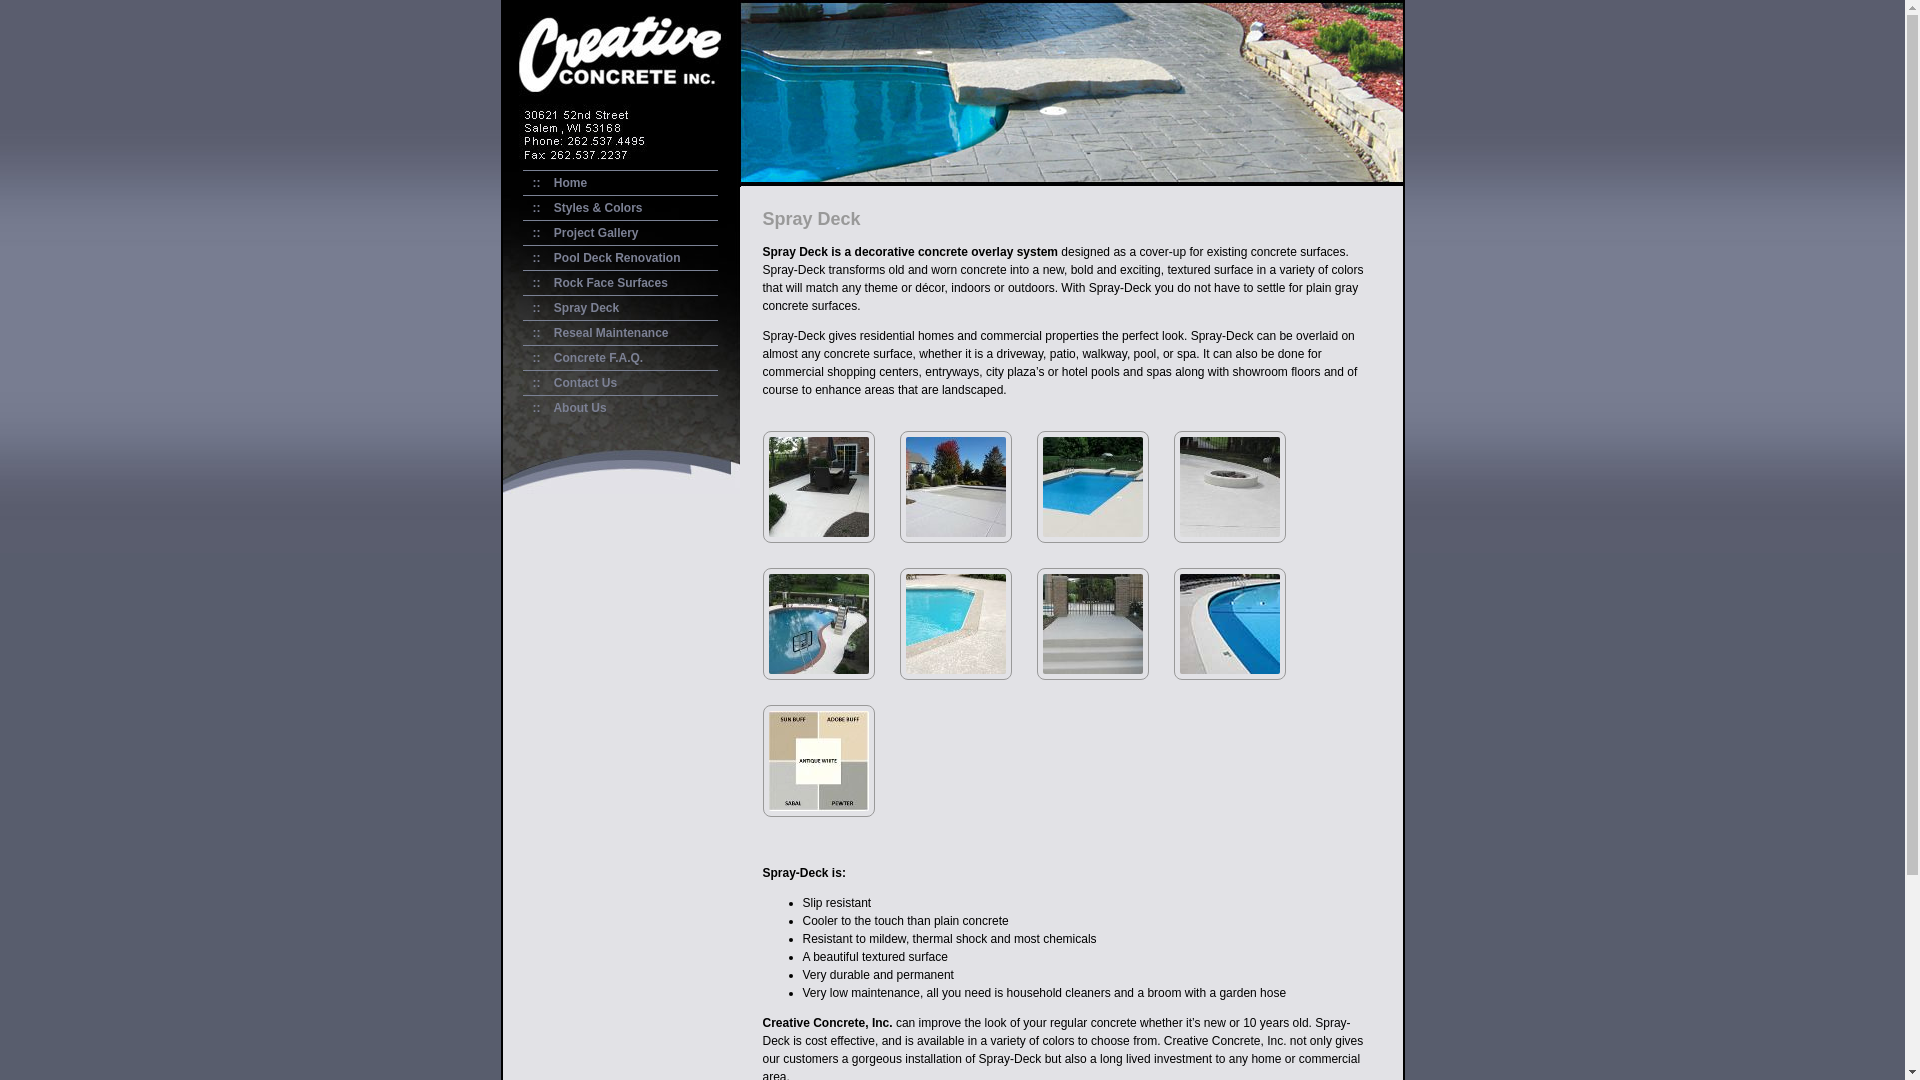 This screenshot has width=1920, height=1080. Describe the element at coordinates (522, 208) in the screenshot. I see `'::    Styles & Colors'` at that location.